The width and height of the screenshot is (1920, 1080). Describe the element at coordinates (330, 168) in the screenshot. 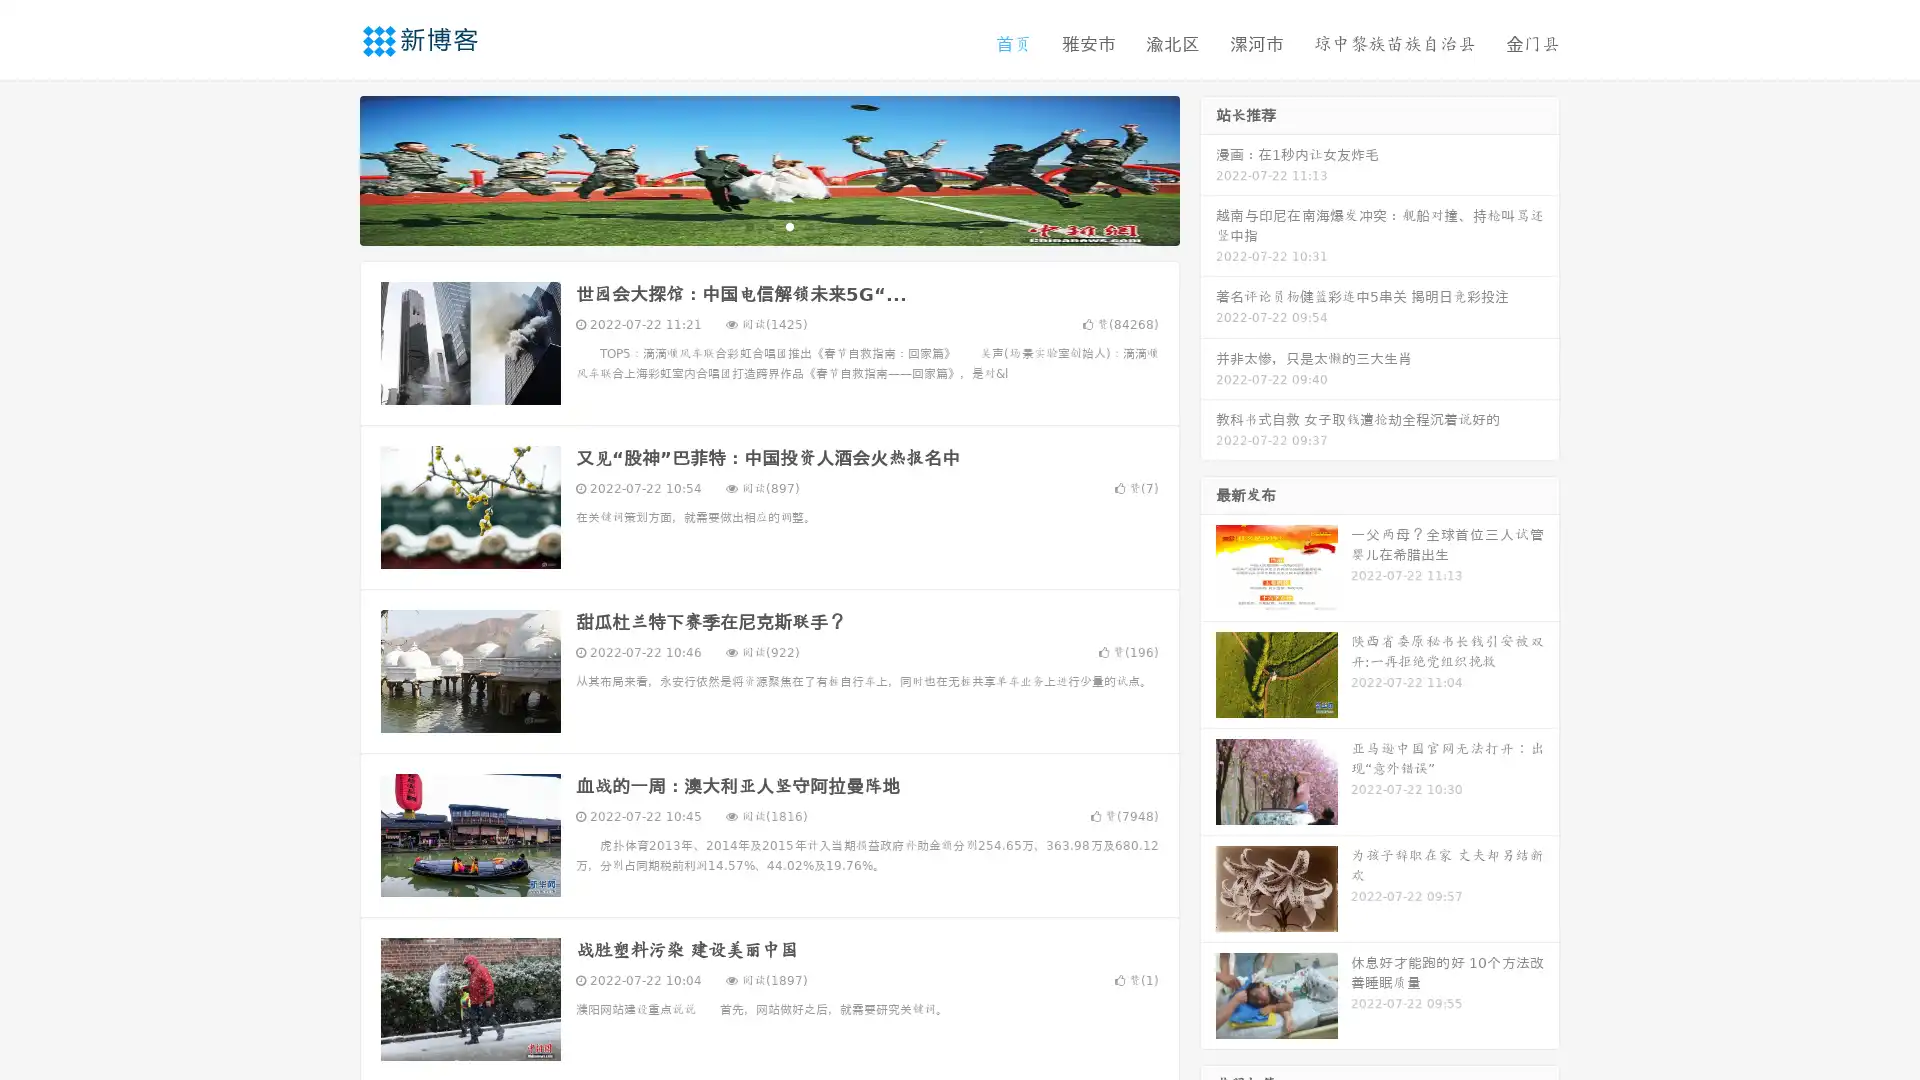

I see `Previous slide` at that location.